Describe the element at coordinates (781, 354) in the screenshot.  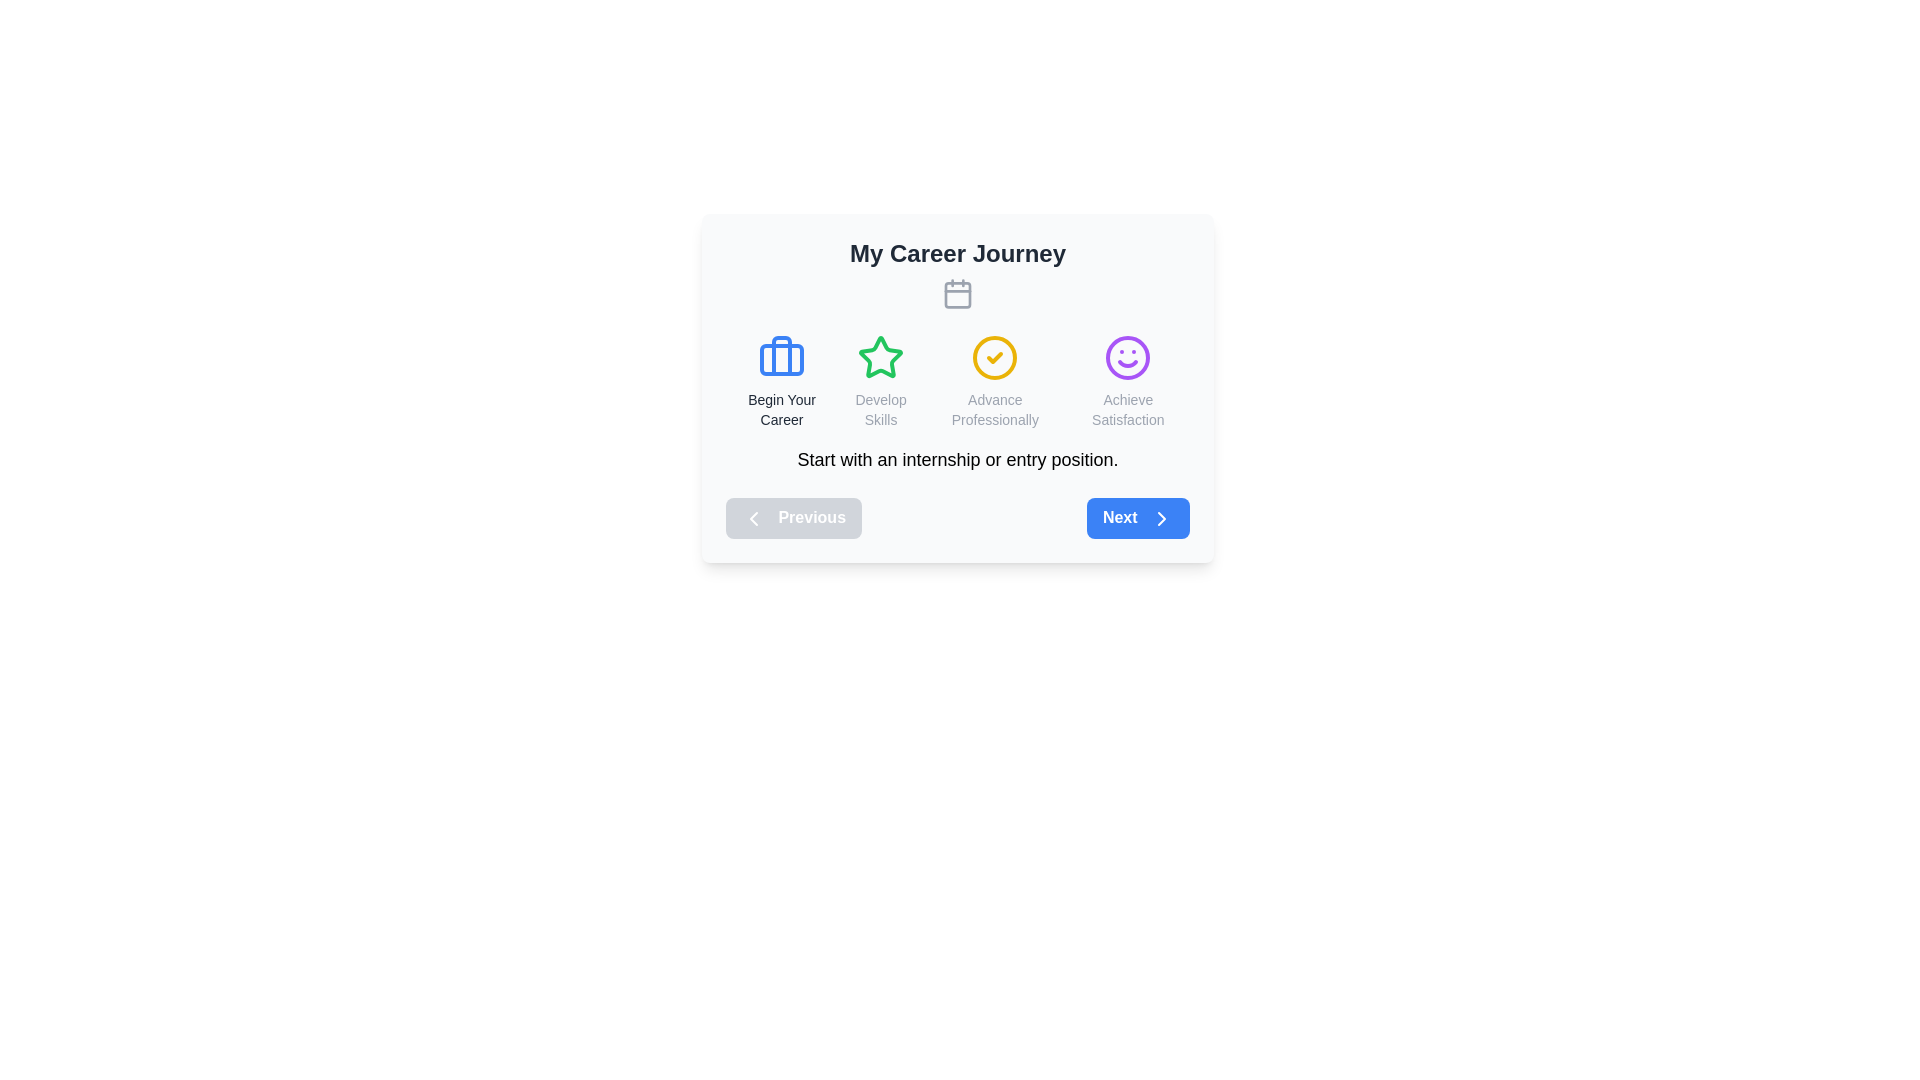
I see `the vertical segment of the briefcase icon, which is the leftmost icon in a row of four icons representing career-related content` at that location.